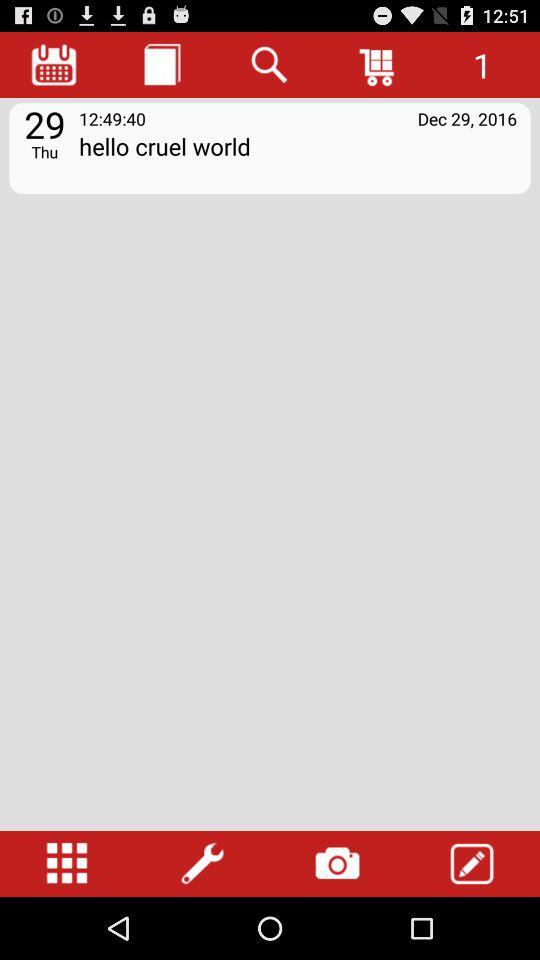 The image size is (540, 960). I want to click on new event to calendar, so click(472, 863).